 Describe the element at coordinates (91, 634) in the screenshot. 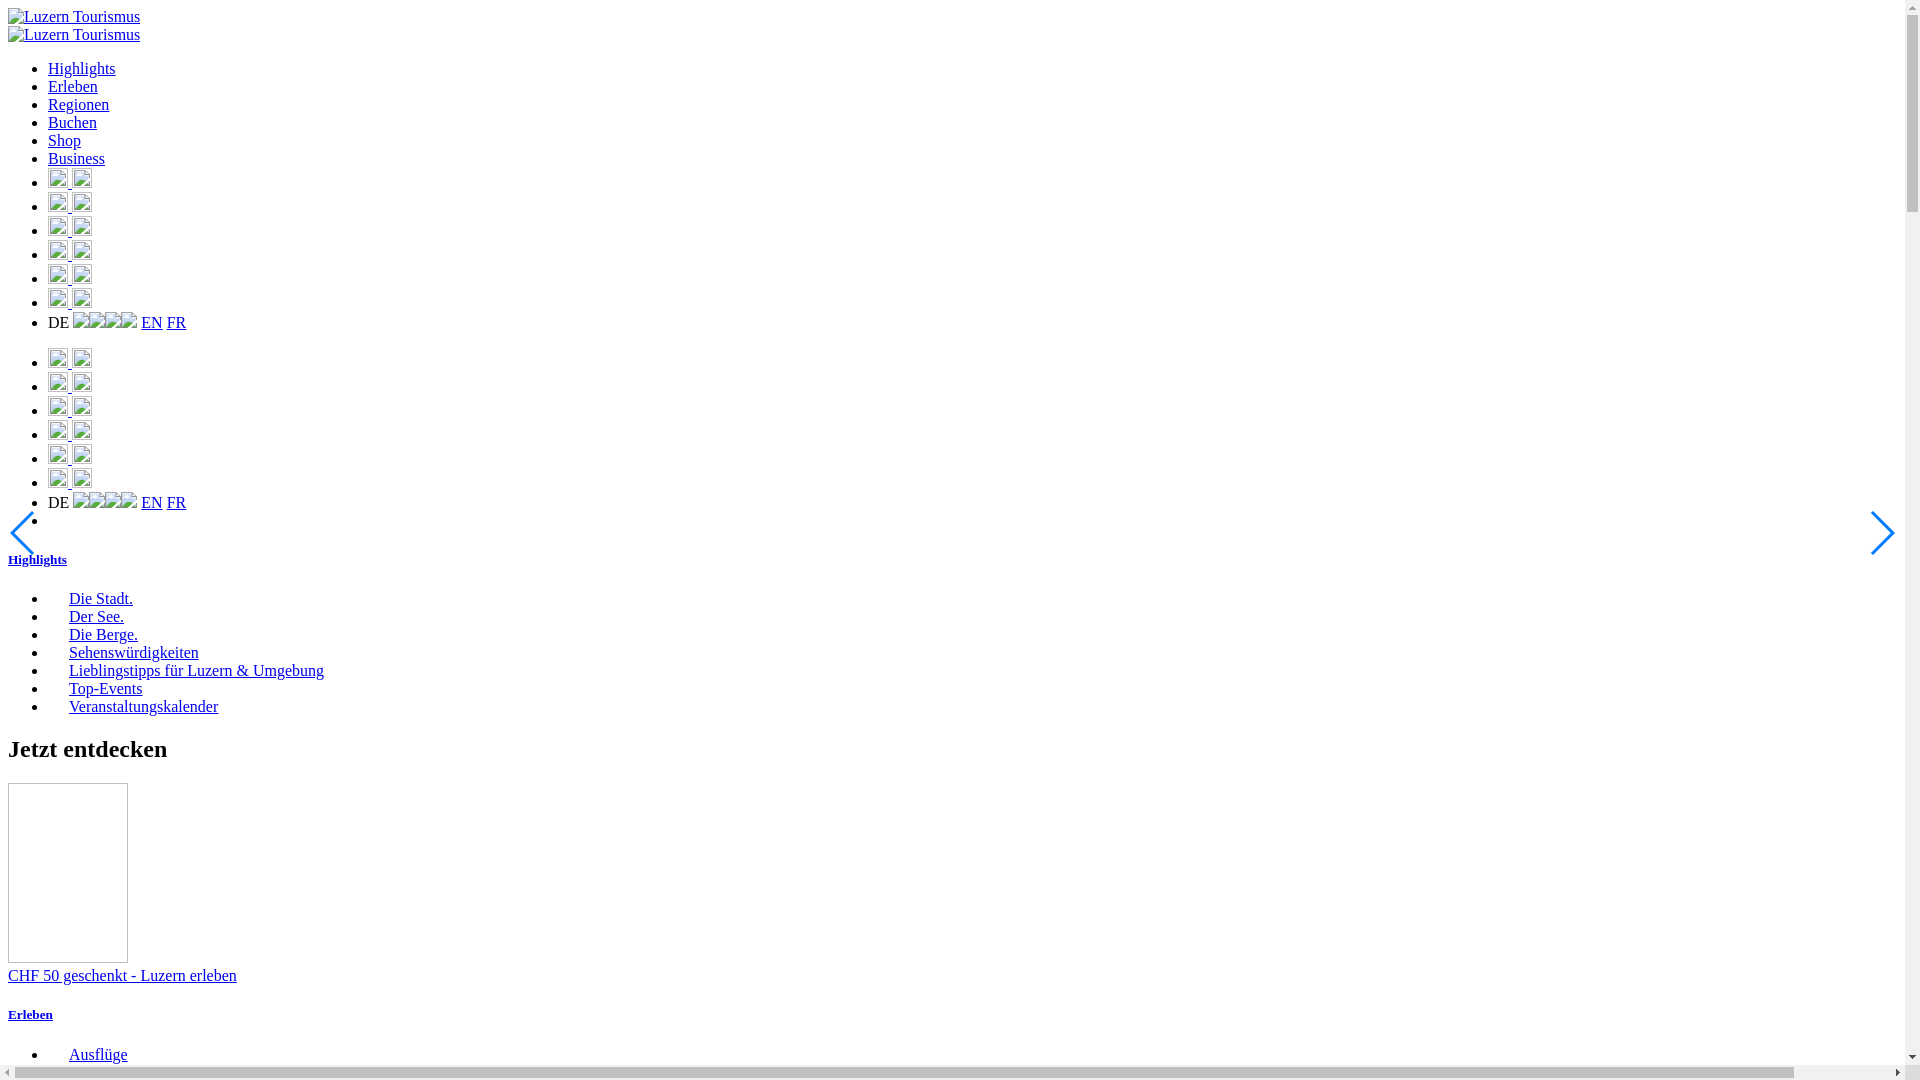

I see `'Die Berge.'` at that location.